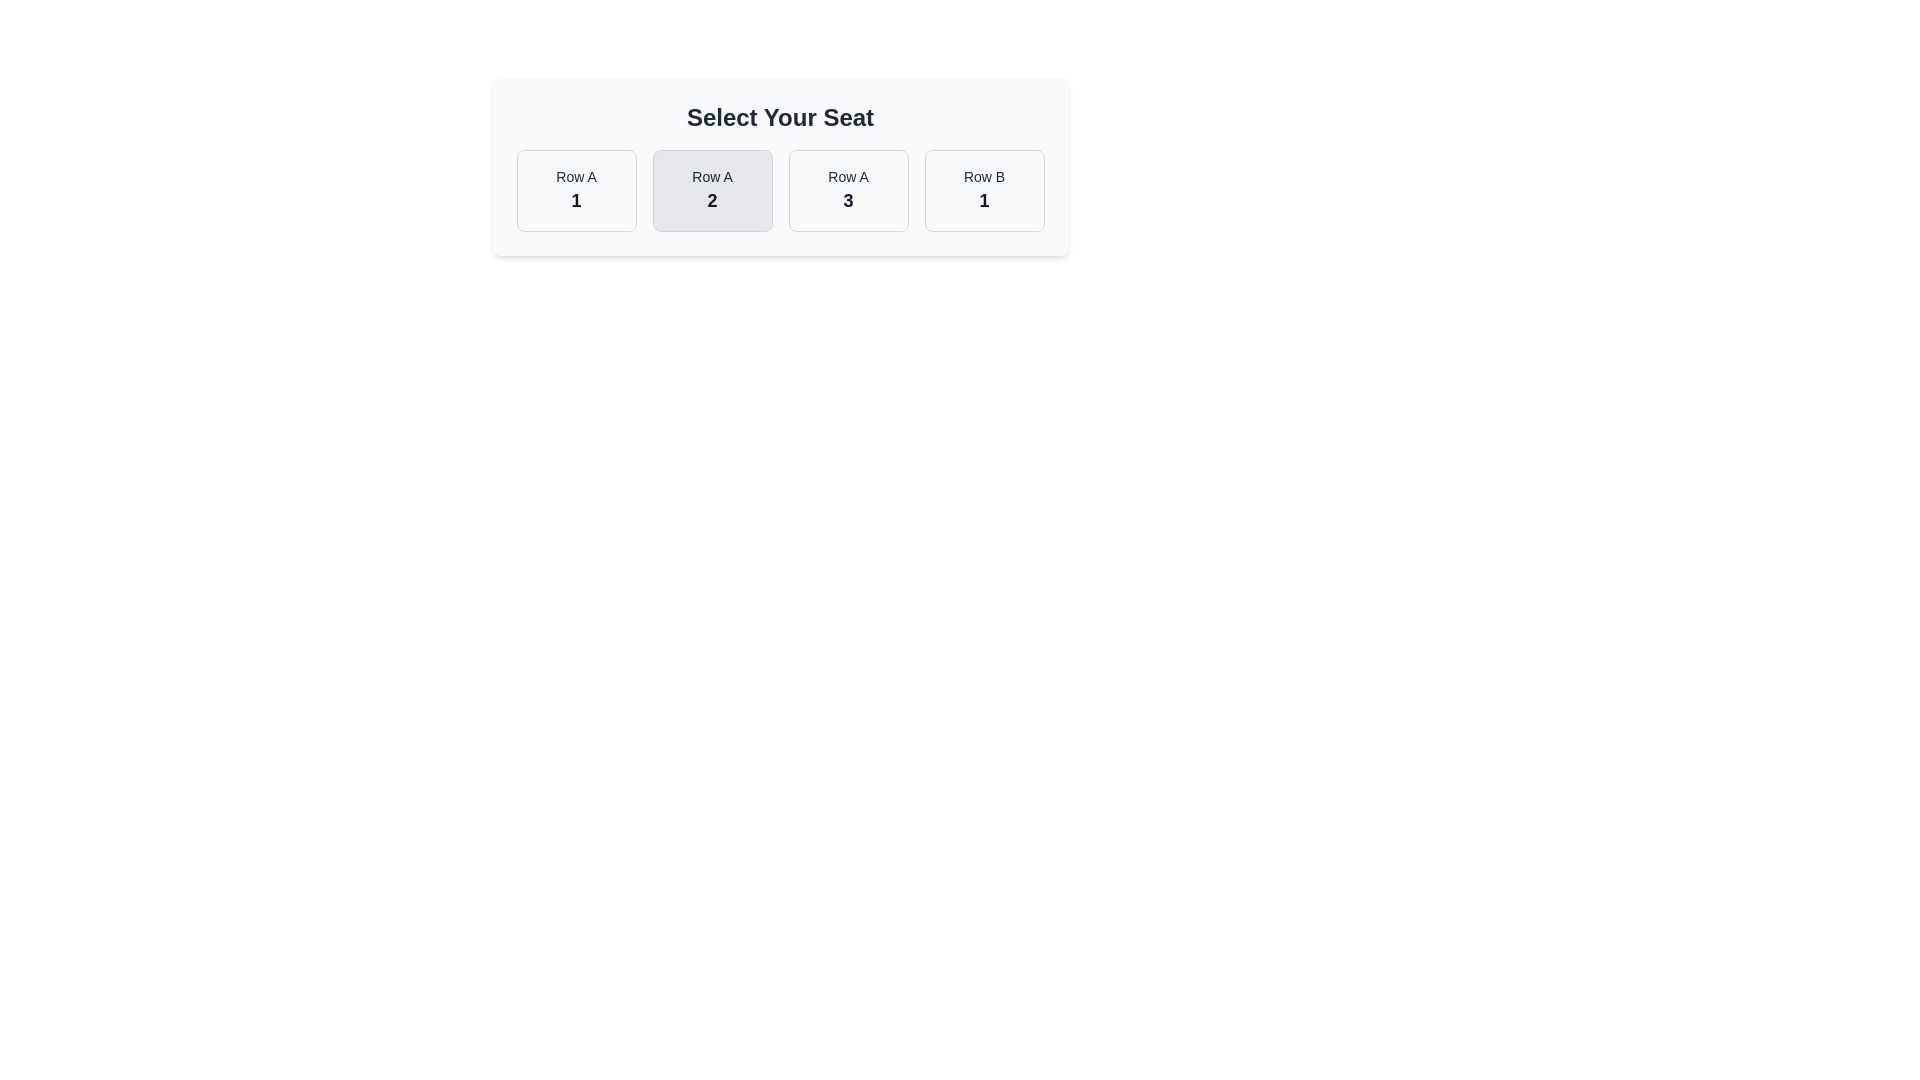 This screenshot has height=1080, width=1920. What do you see at coordinates (848, 176) in the screenshot?
I see `the 'Row A' text label, which is displayed in a small, medium-weight dark gray font, located in the third column of the grid under the header 'Select Your Seat'` at bounding box center [848, 176].